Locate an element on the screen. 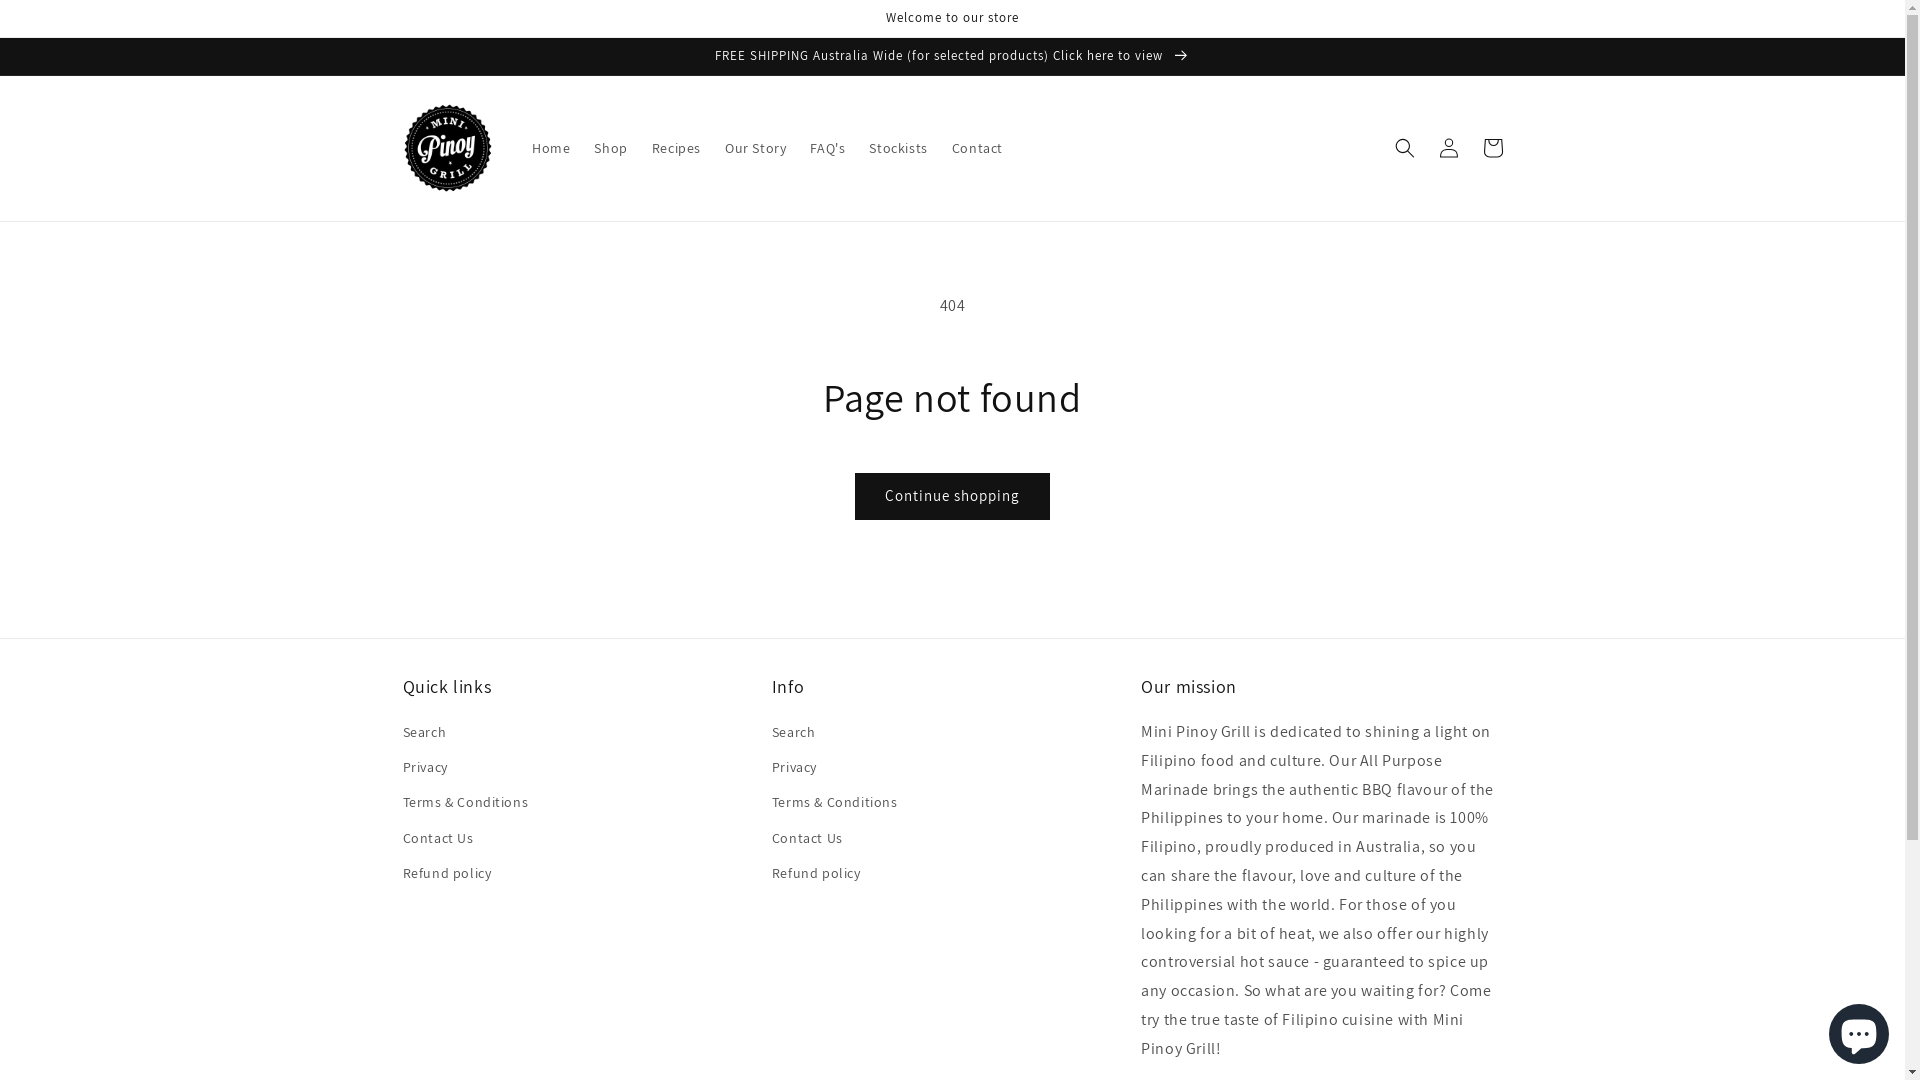  'Our Story' is located at coordinates (713, 146).